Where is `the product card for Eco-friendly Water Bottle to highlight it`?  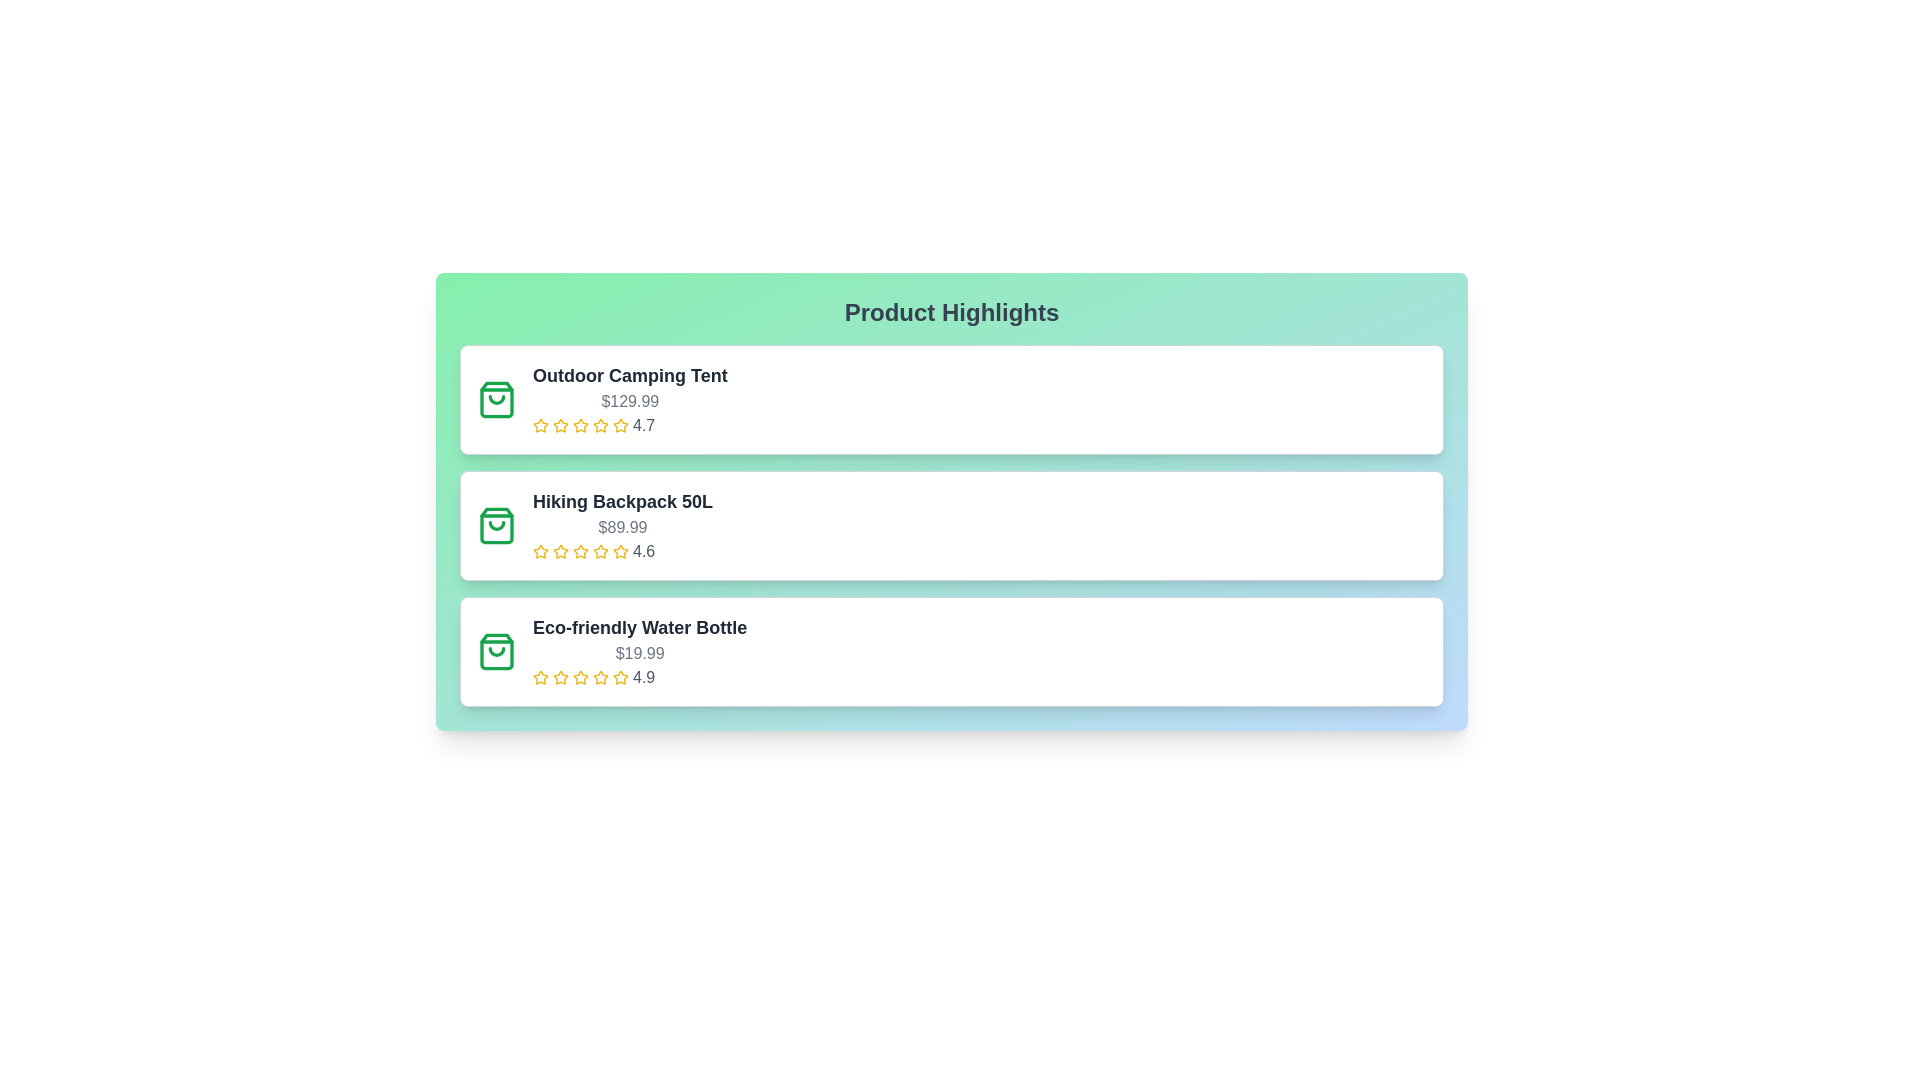 the product card for Eco-friendly Water Bottle to highlight it is located at coordinates (950, 651).